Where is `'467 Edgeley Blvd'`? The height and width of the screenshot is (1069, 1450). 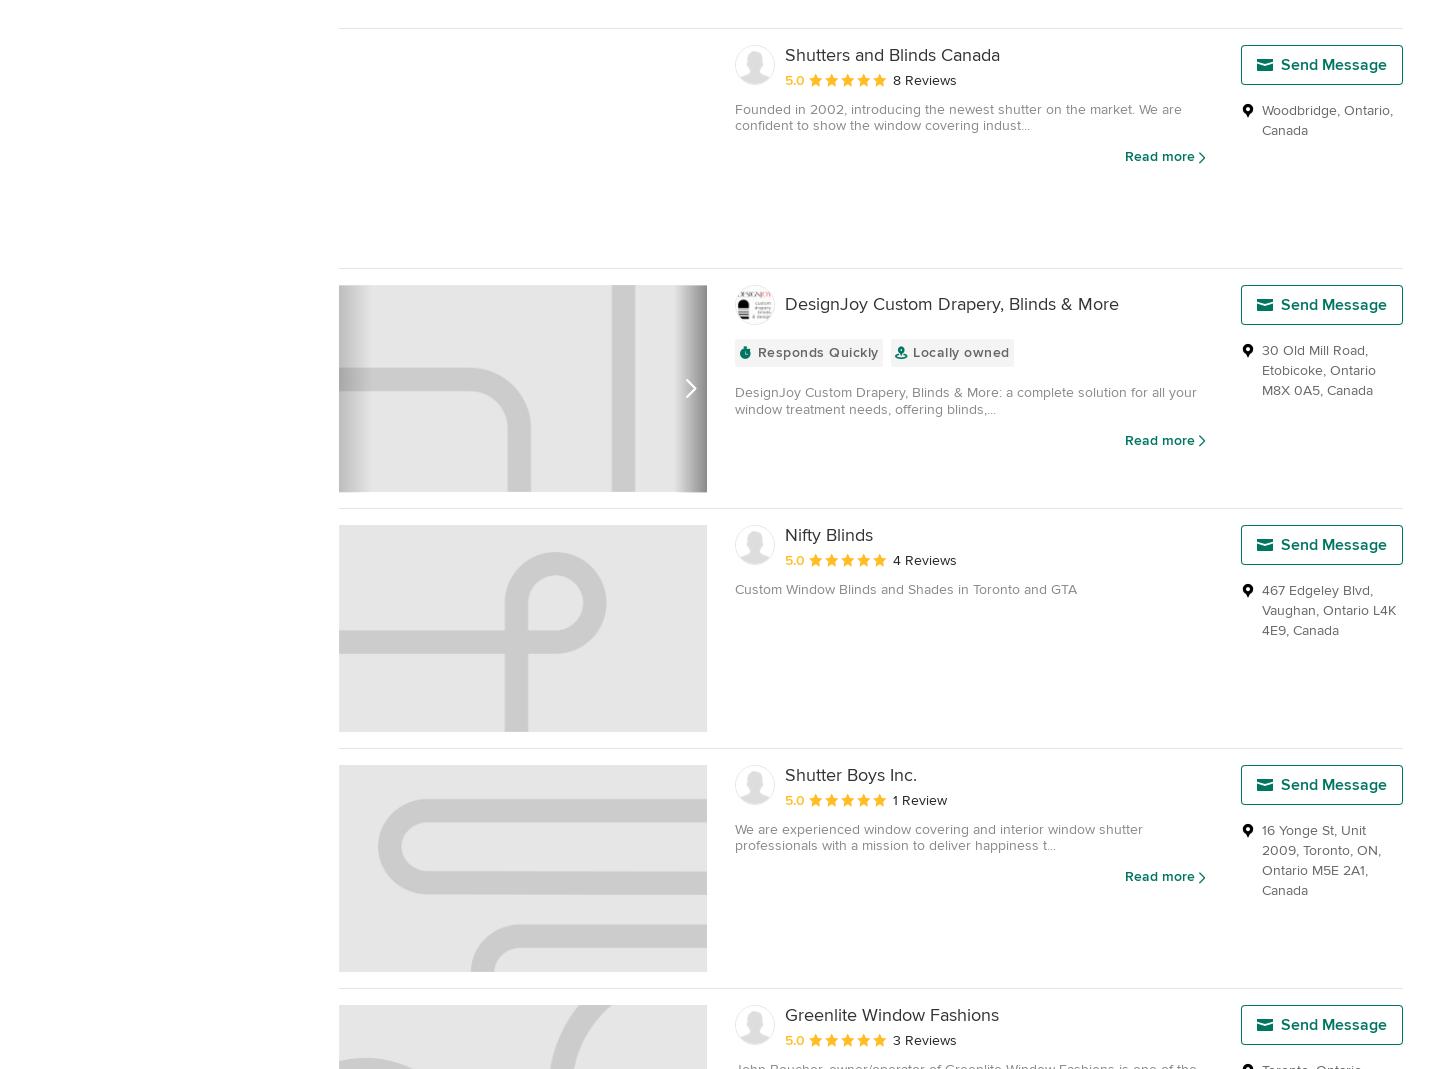
'467 Edgeley Blvd' is located at coordinates (1316, 590).